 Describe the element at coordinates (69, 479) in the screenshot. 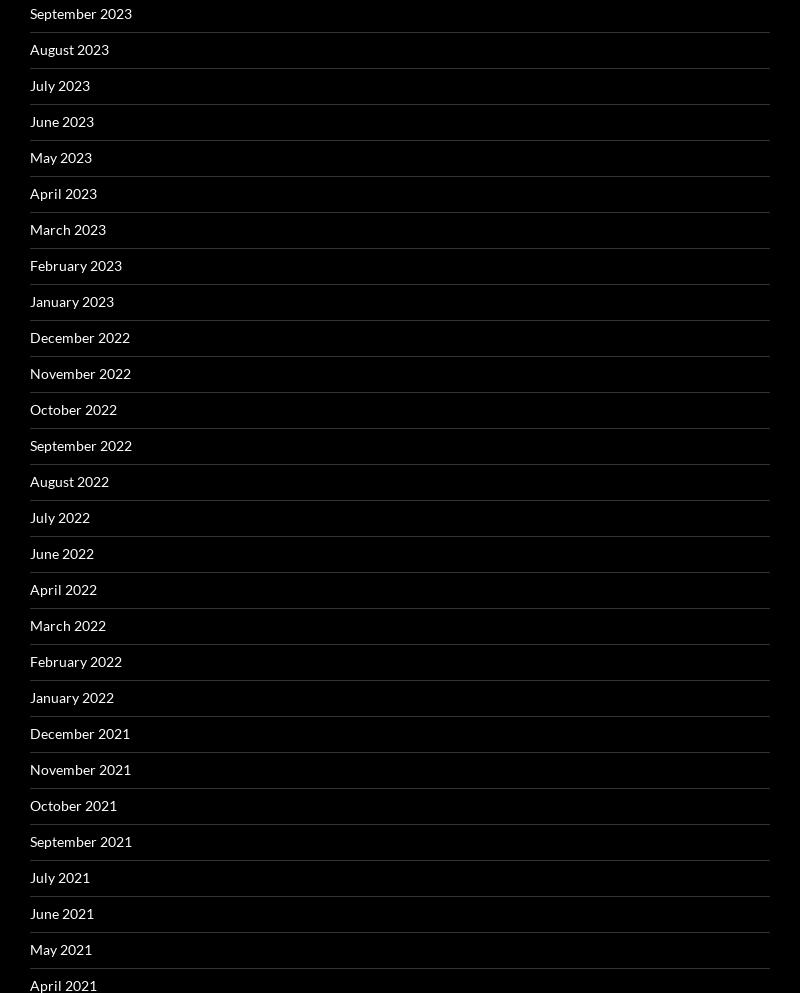

I see `'August 2022'` at that location.